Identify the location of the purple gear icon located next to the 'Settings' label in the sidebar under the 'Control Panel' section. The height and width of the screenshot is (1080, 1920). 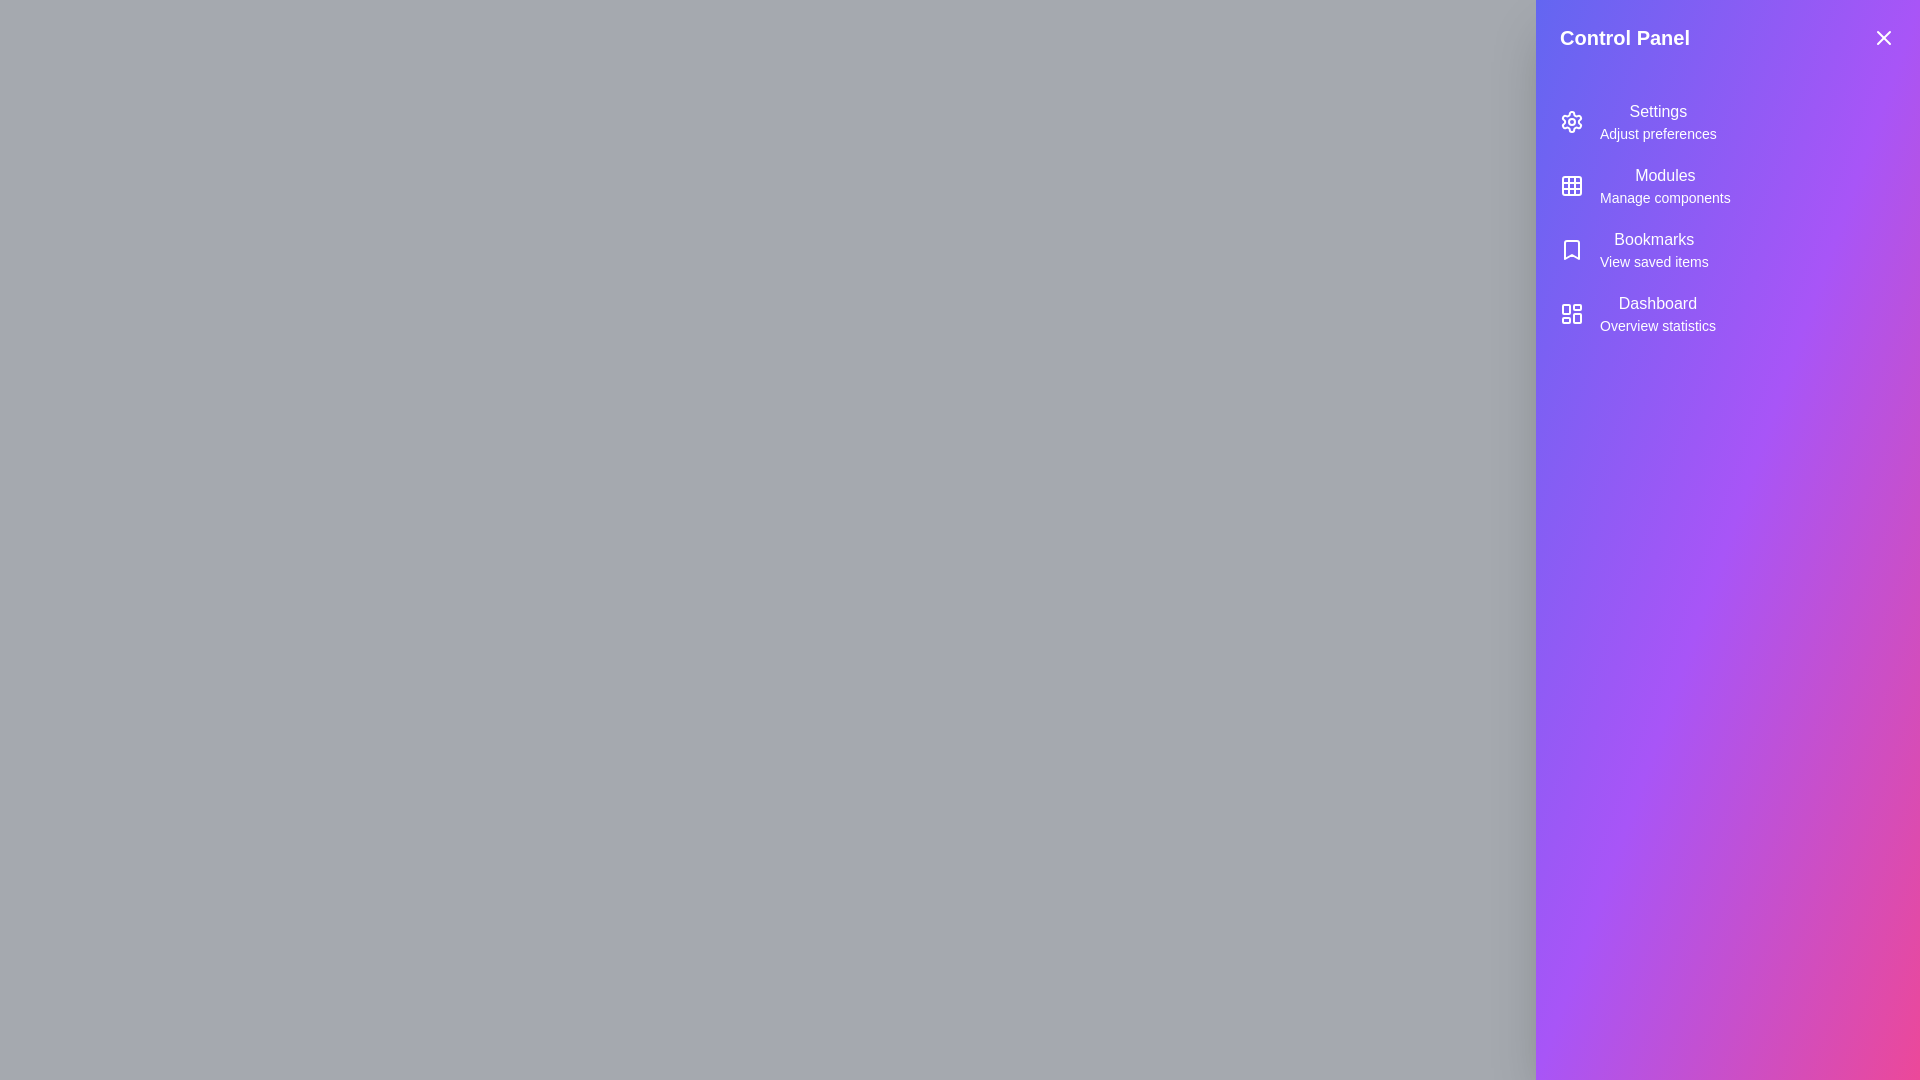
(1570, 122).